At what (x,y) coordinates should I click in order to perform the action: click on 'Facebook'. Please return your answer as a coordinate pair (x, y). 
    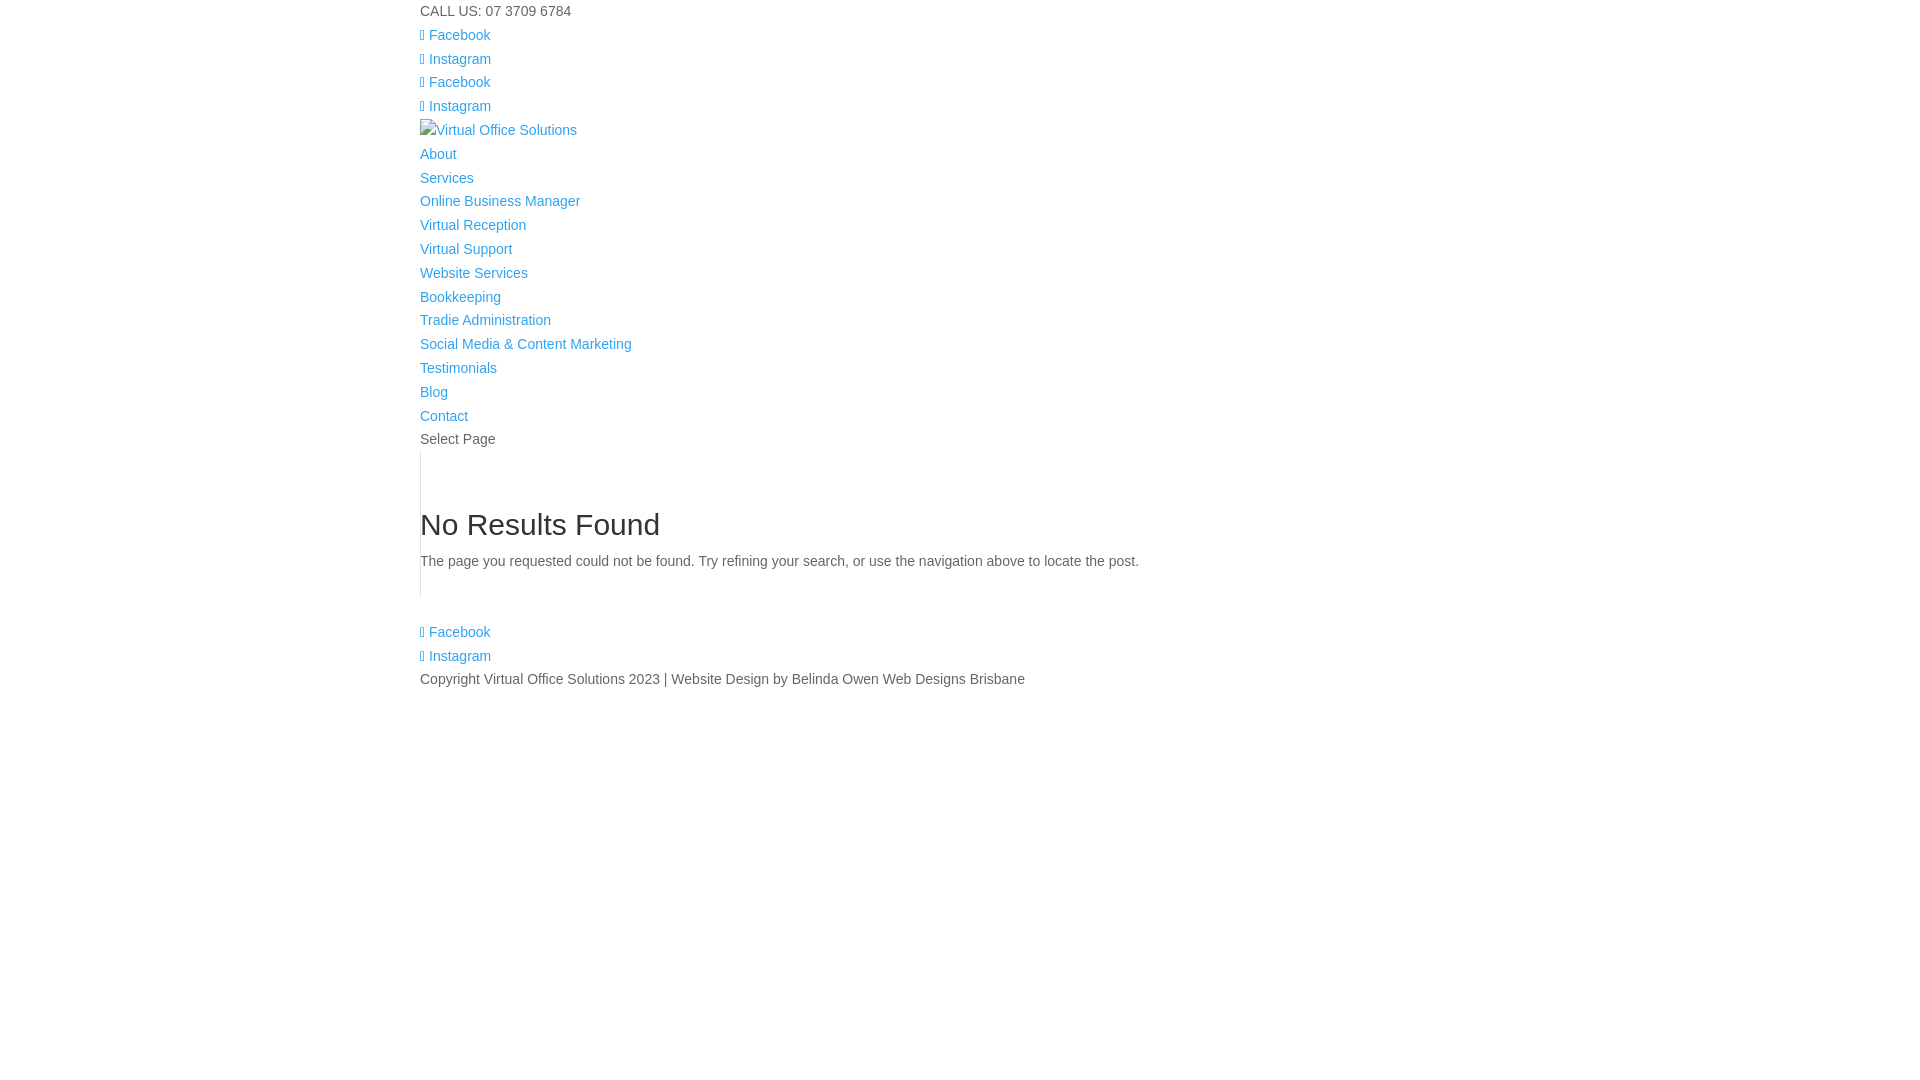
    Looking at the image, I should click on (454, 34).